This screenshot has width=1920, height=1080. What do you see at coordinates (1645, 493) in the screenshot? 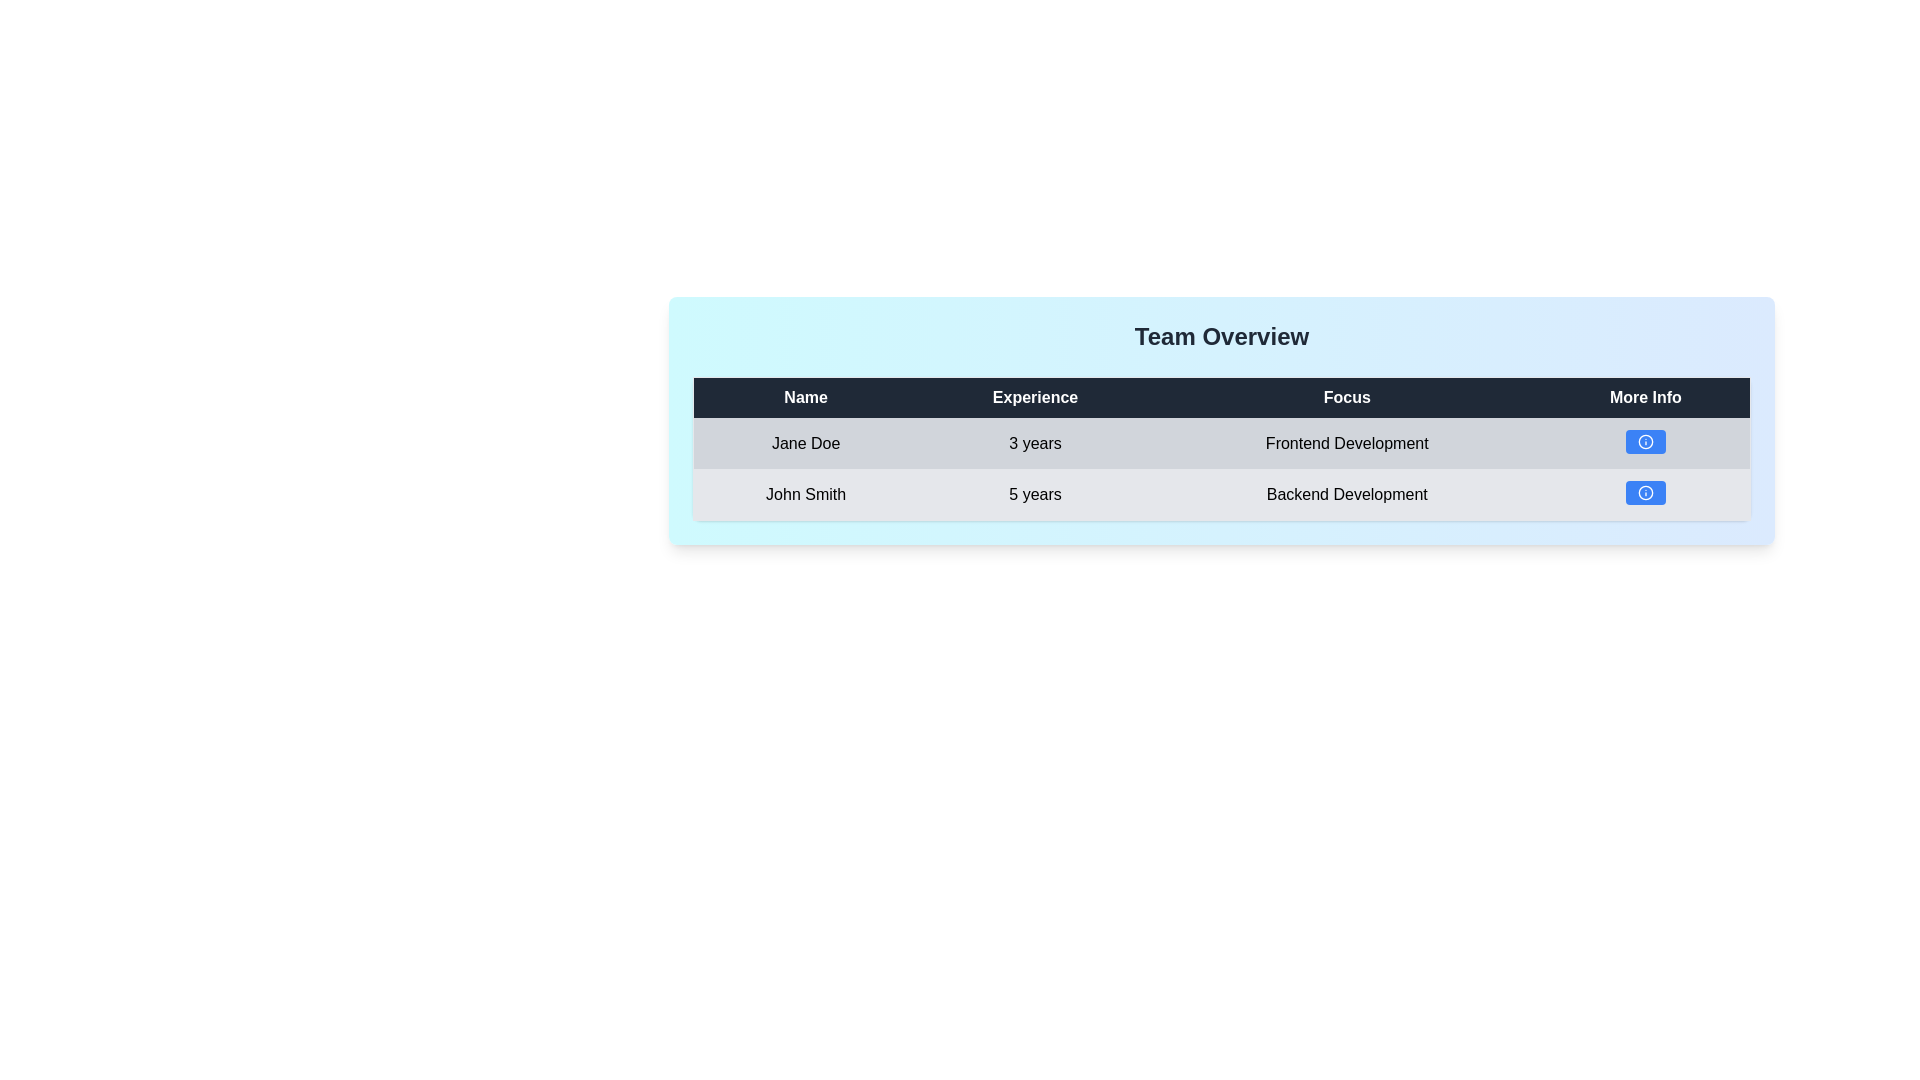
I see `the circular inner part of the SVG 'info' icon located in the 'More Info' column of the second row labeled 'John Smith'` at bounding box center [1645, 493].